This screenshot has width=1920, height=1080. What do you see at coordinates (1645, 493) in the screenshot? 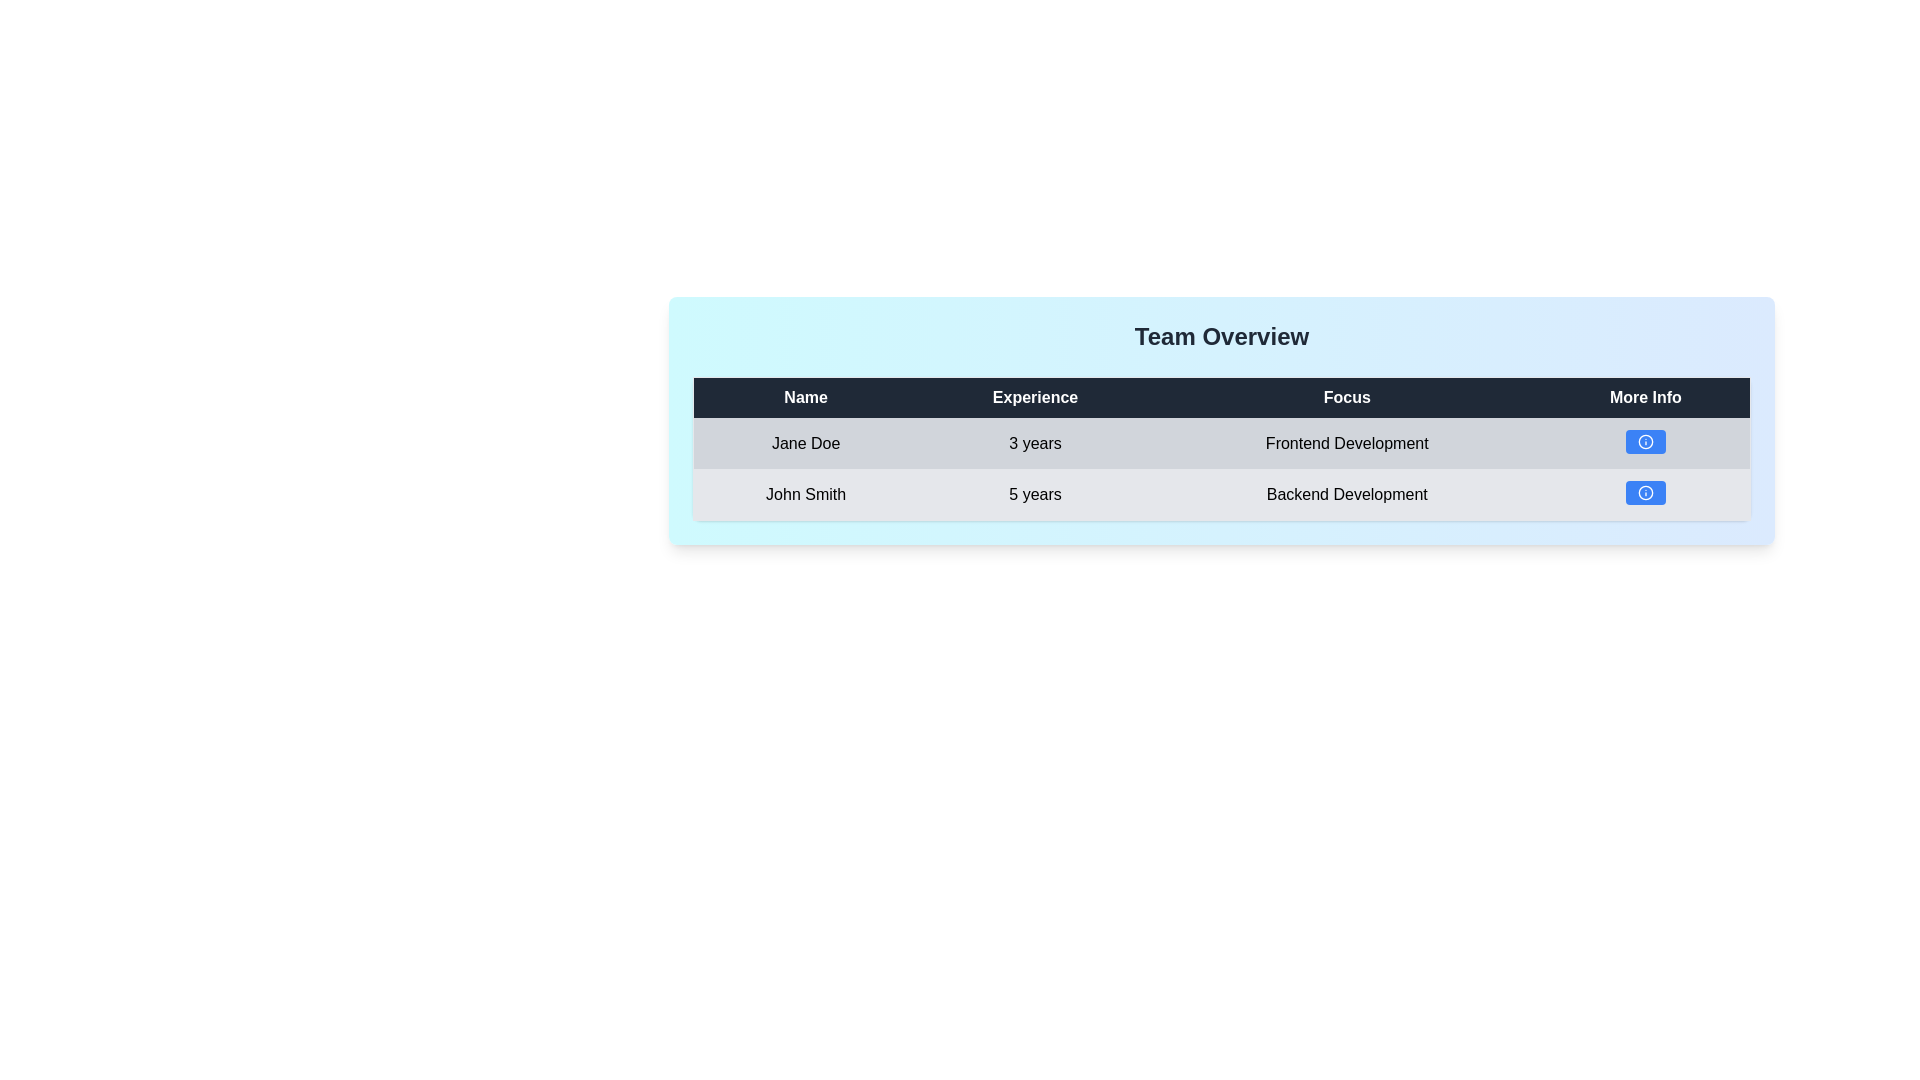
I see `the circular inner part of the SVG 'info' icon located in the 'More Info' column of the second row labeled 'John Smith'` at bounding box center [1645, 493].